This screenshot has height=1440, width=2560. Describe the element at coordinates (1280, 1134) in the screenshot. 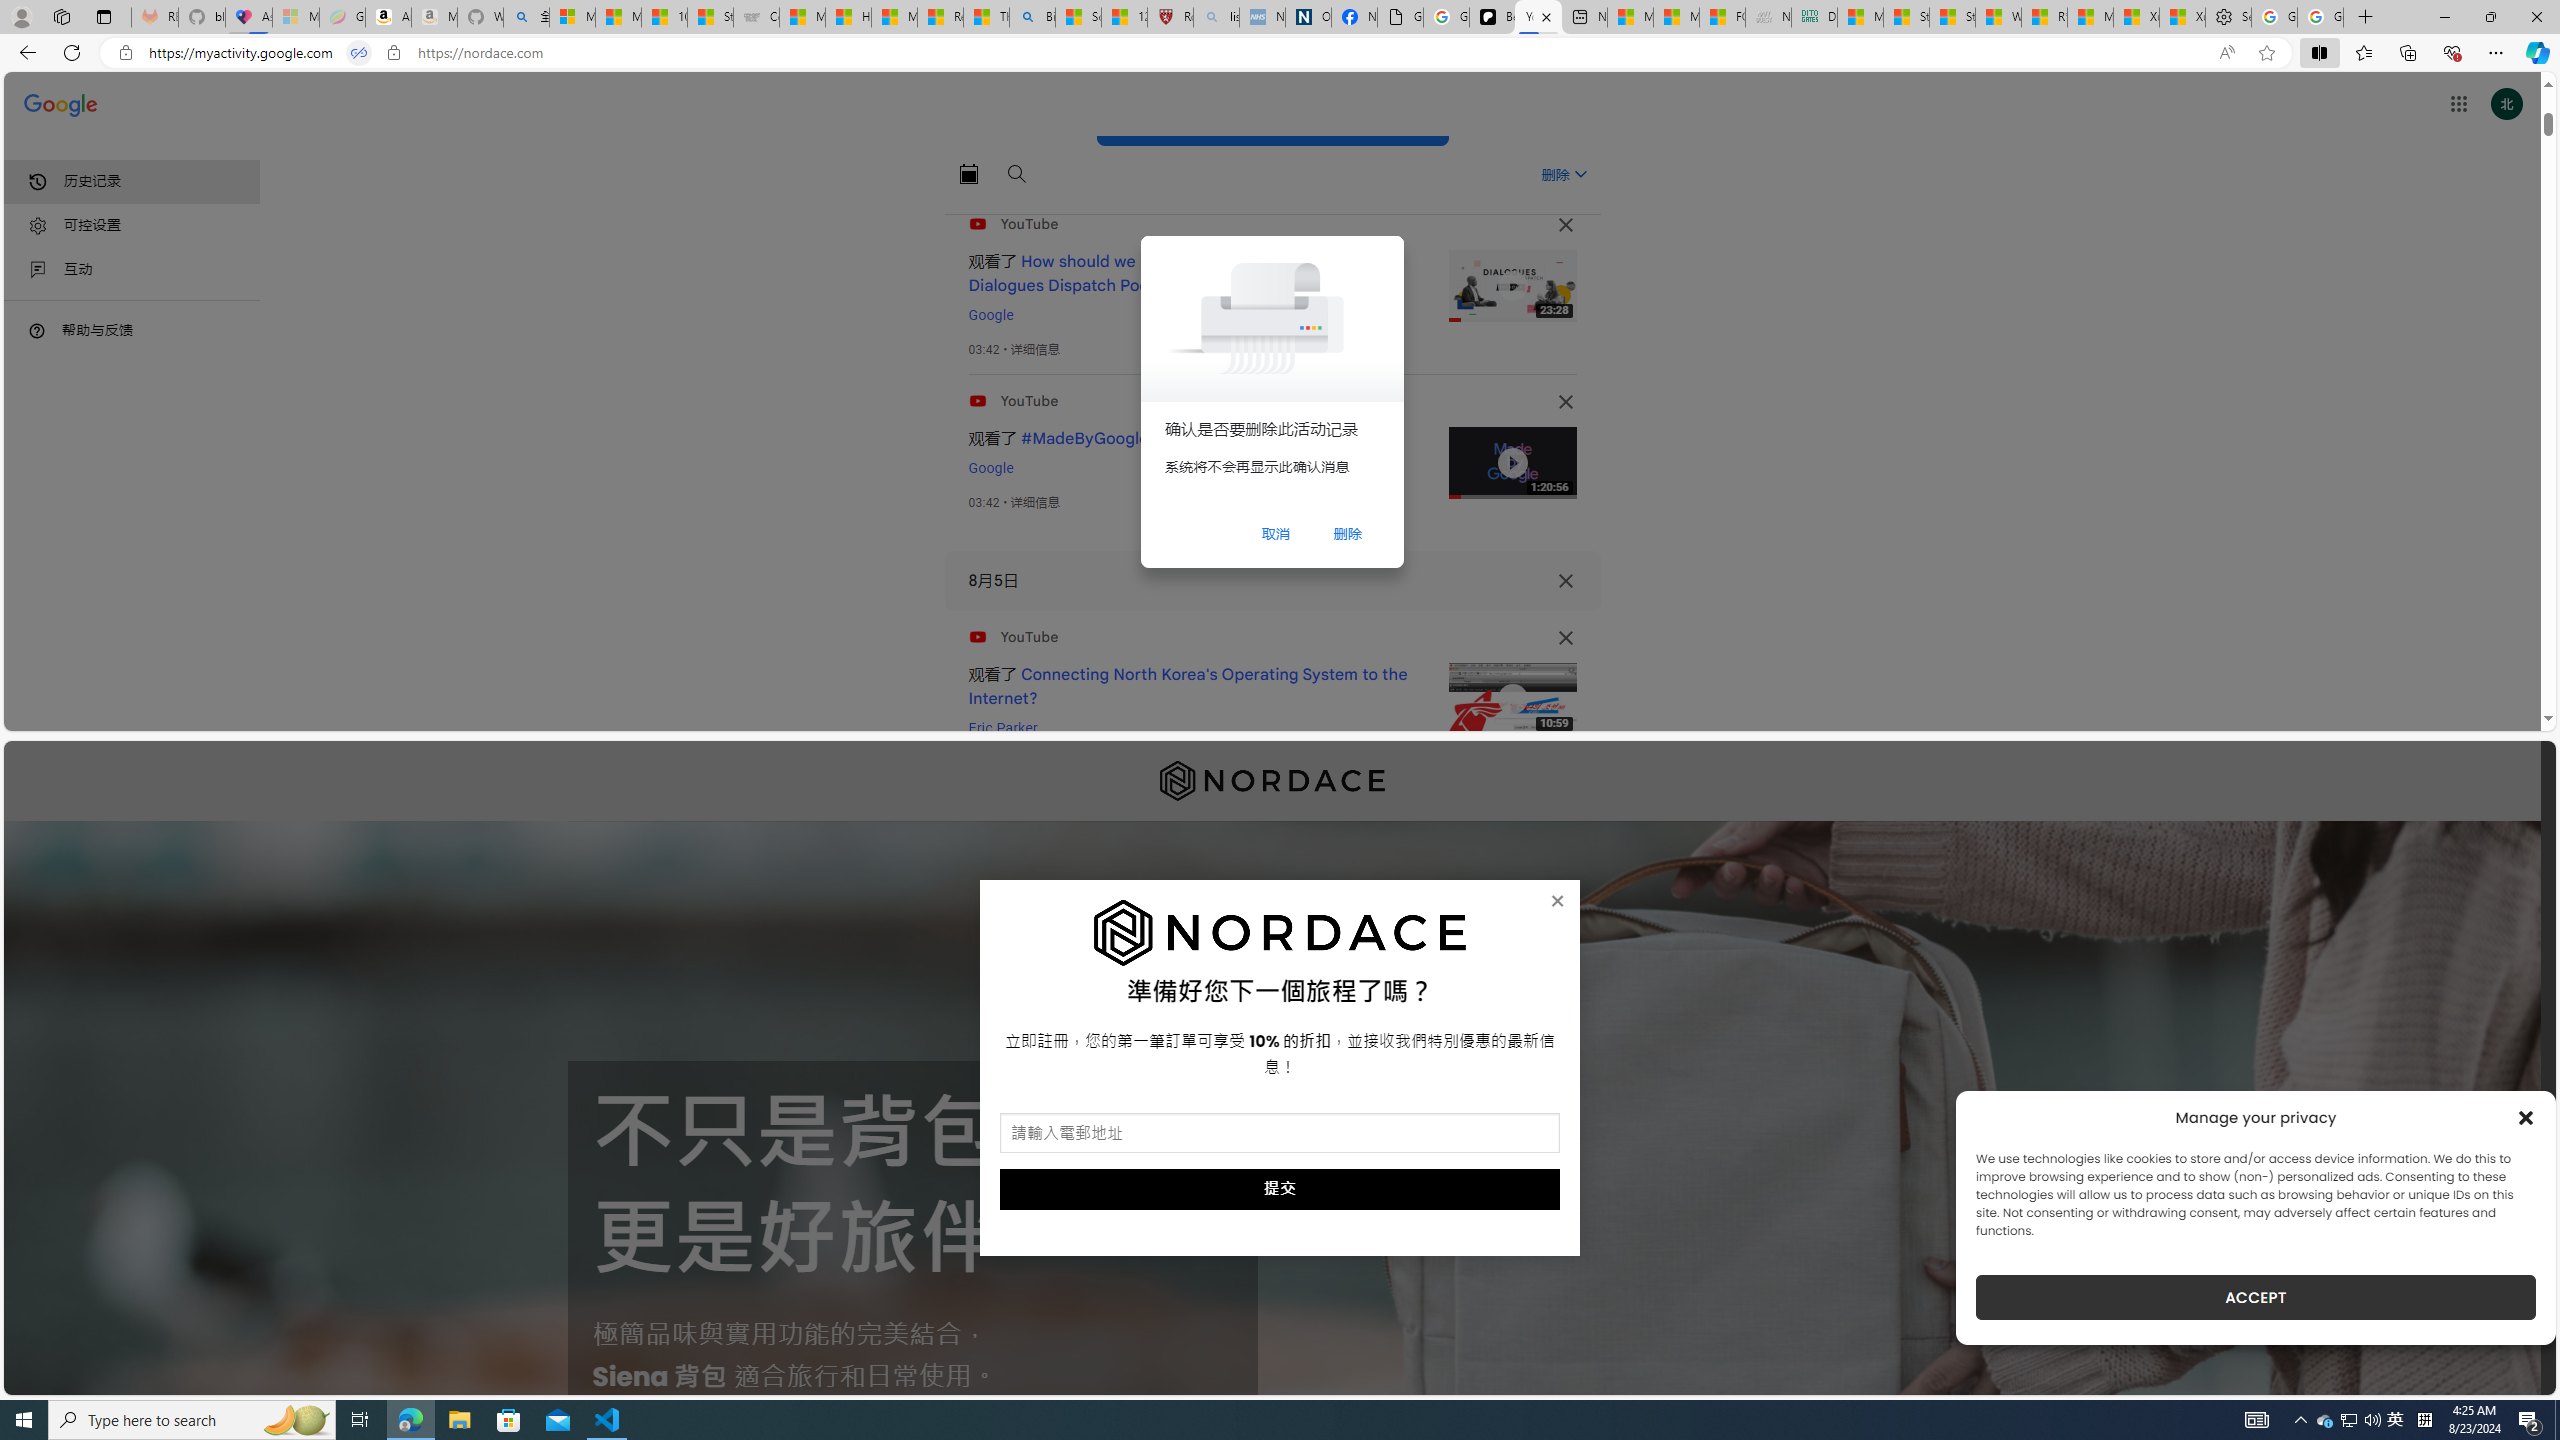

I see `'AutomationID: field_5_1'` at that location.